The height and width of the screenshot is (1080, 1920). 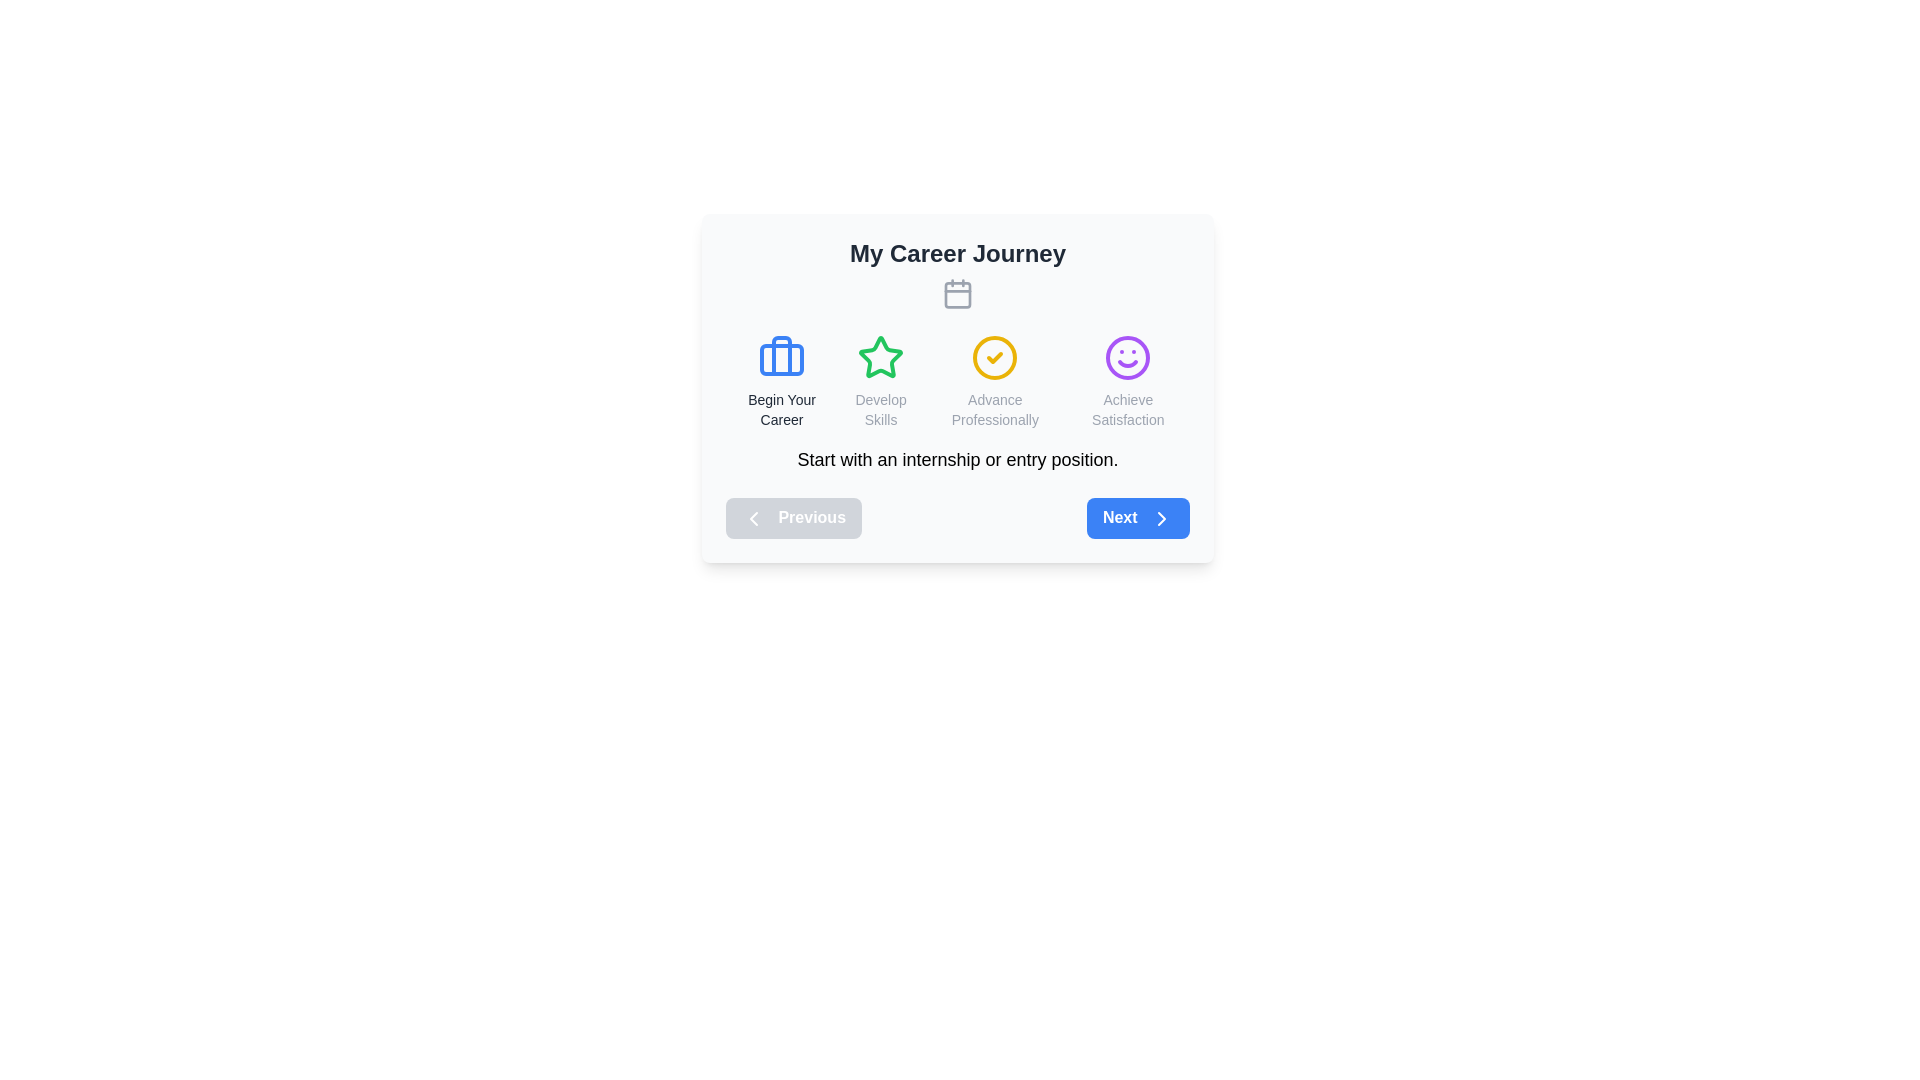 What do you see at coordinates (995, 357) in the screenshot?
I see `the yellow circular icon with a checkmark inside, located in the third section of the card labeled 'Advance Professionally'` at bounding box center [995, 357].